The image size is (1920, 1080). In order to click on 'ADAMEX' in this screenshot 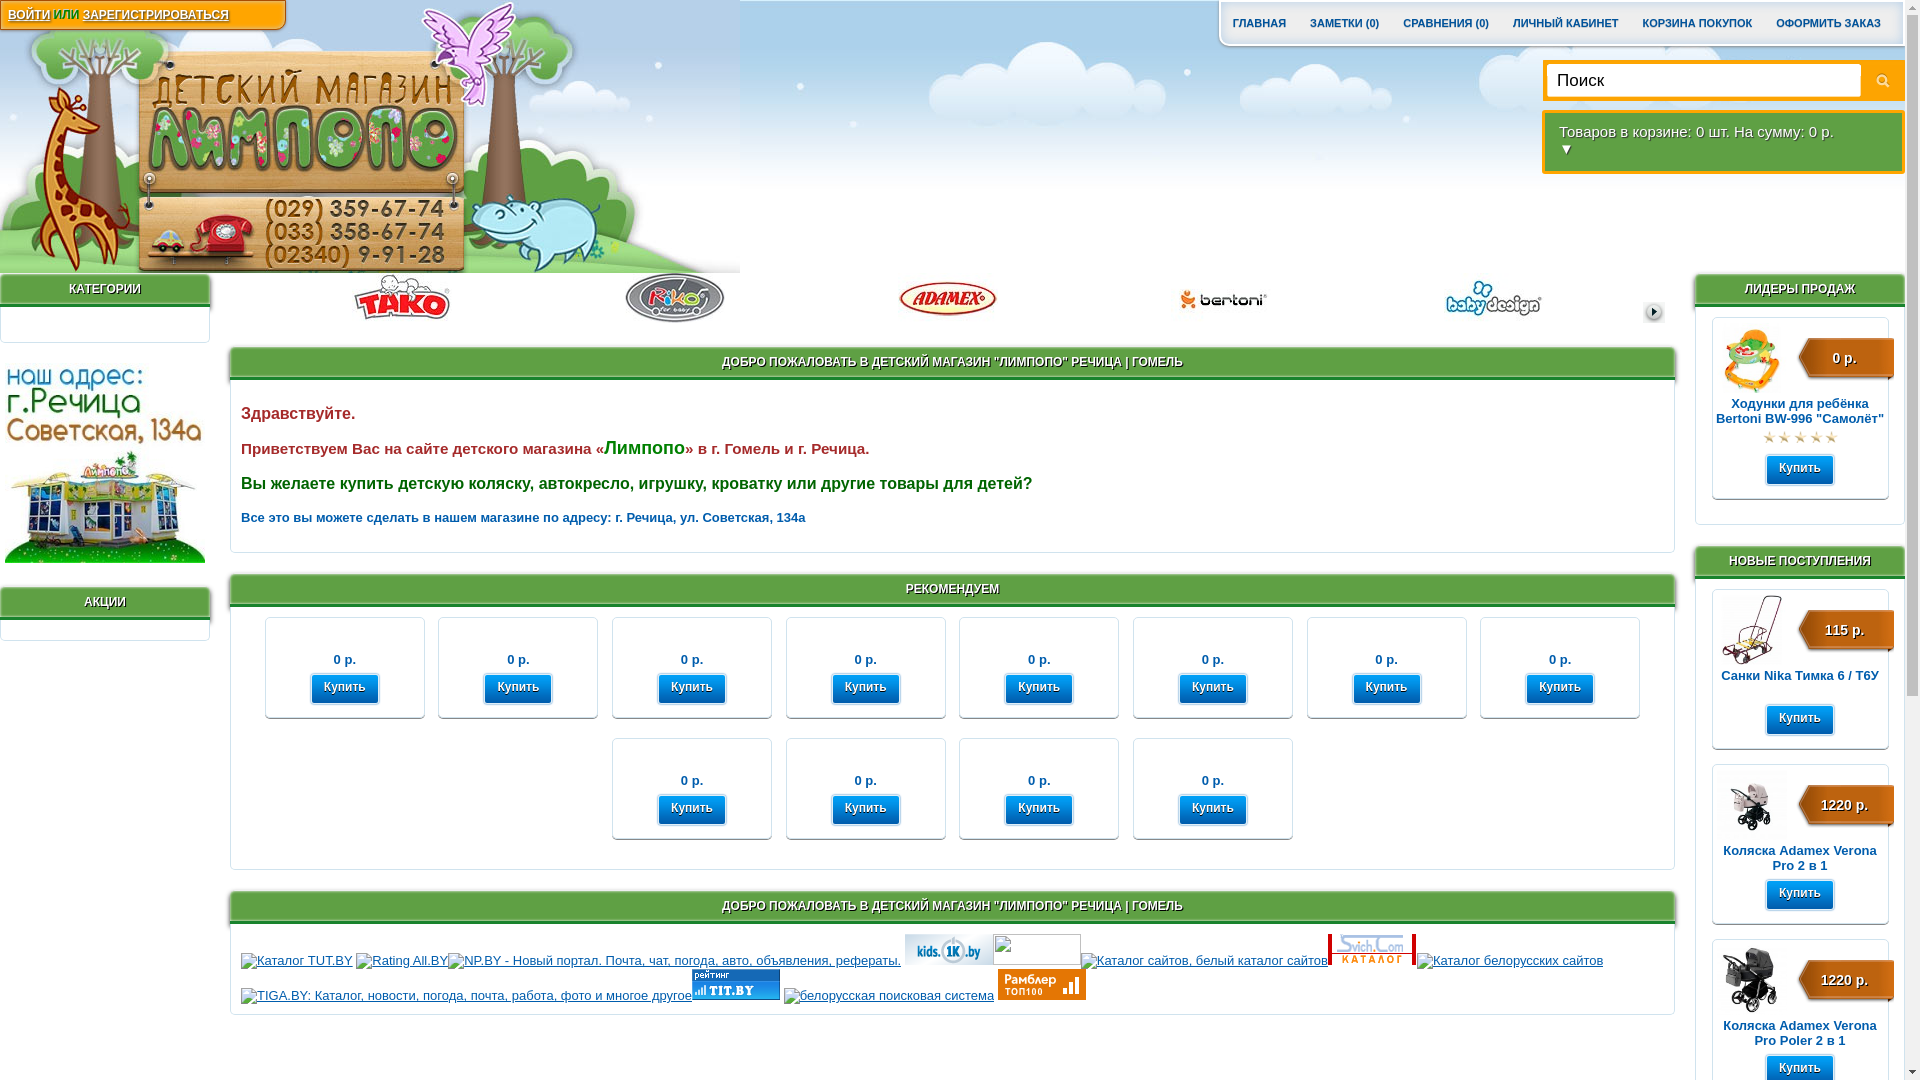, I will do `click(947, 297)`.